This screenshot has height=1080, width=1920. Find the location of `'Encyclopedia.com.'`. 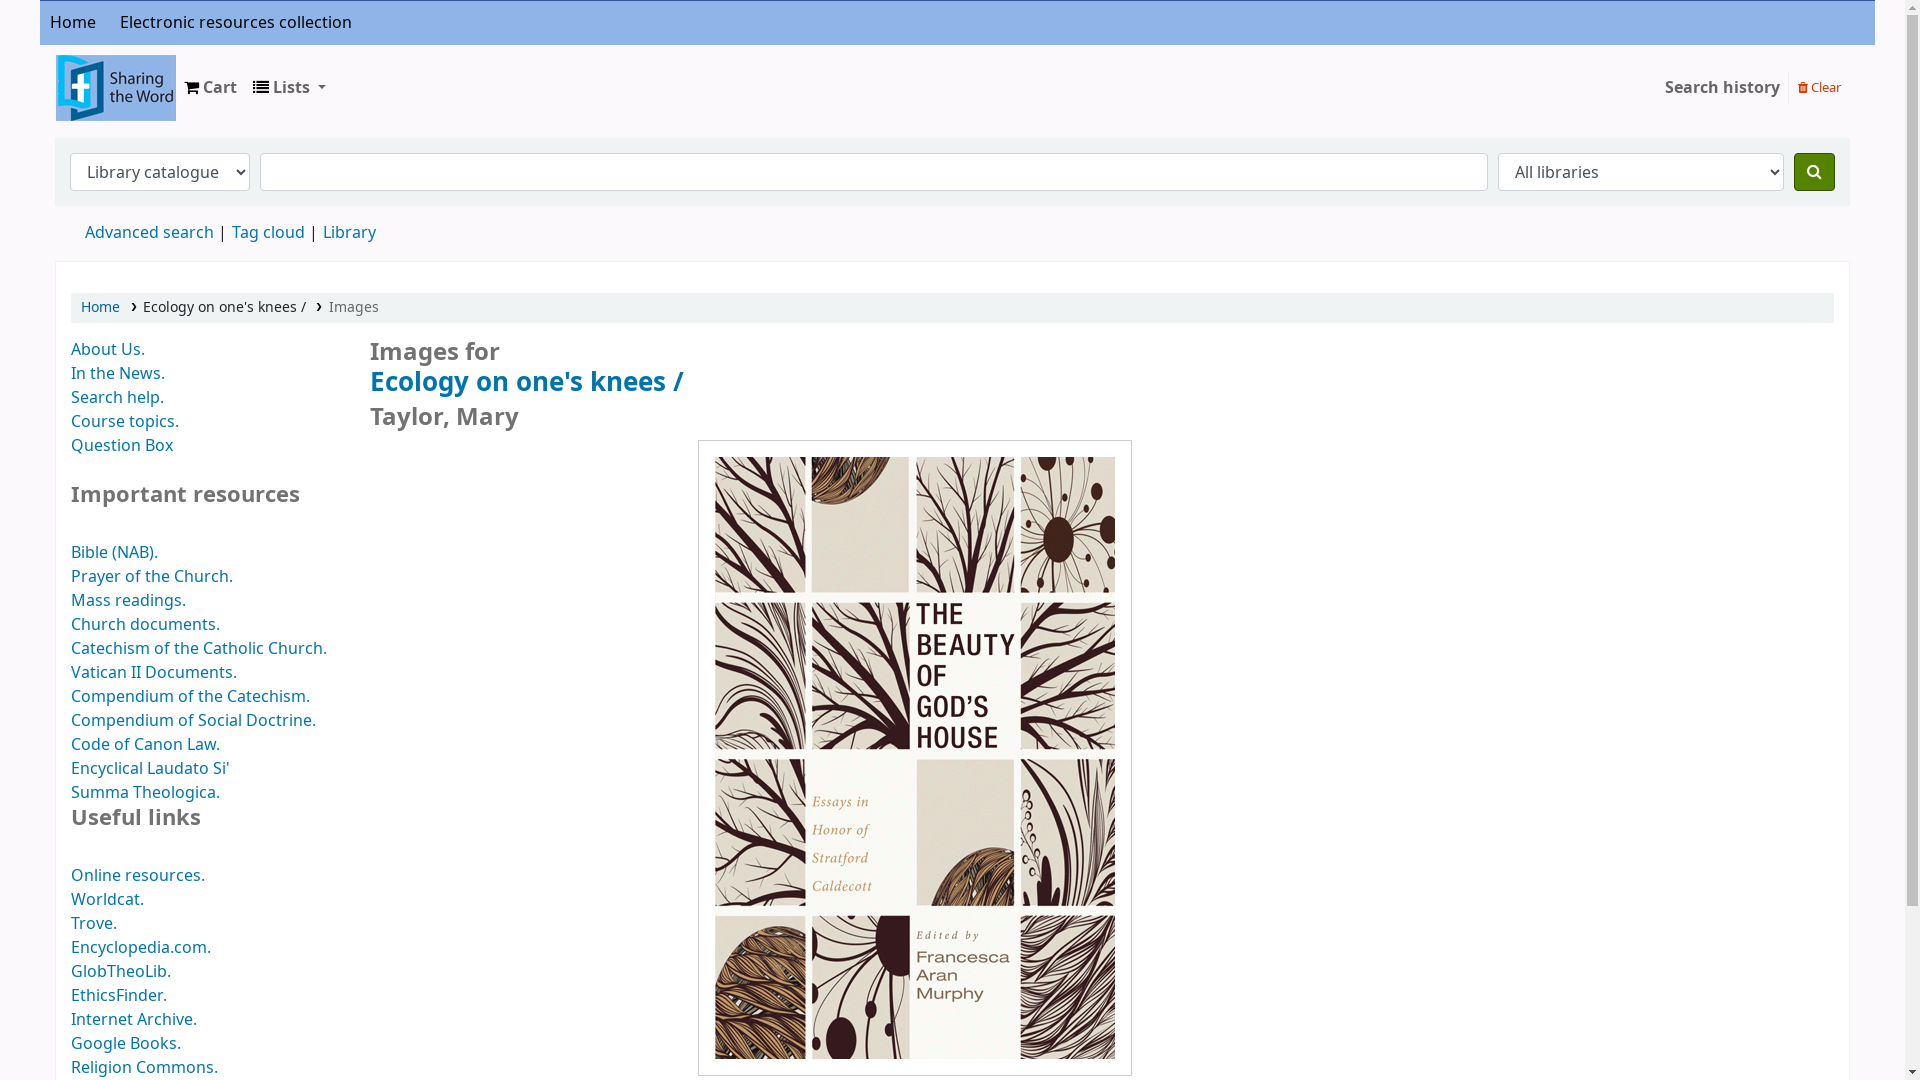

'Encyclopedia.com.' is located at coordinates (139, 947).